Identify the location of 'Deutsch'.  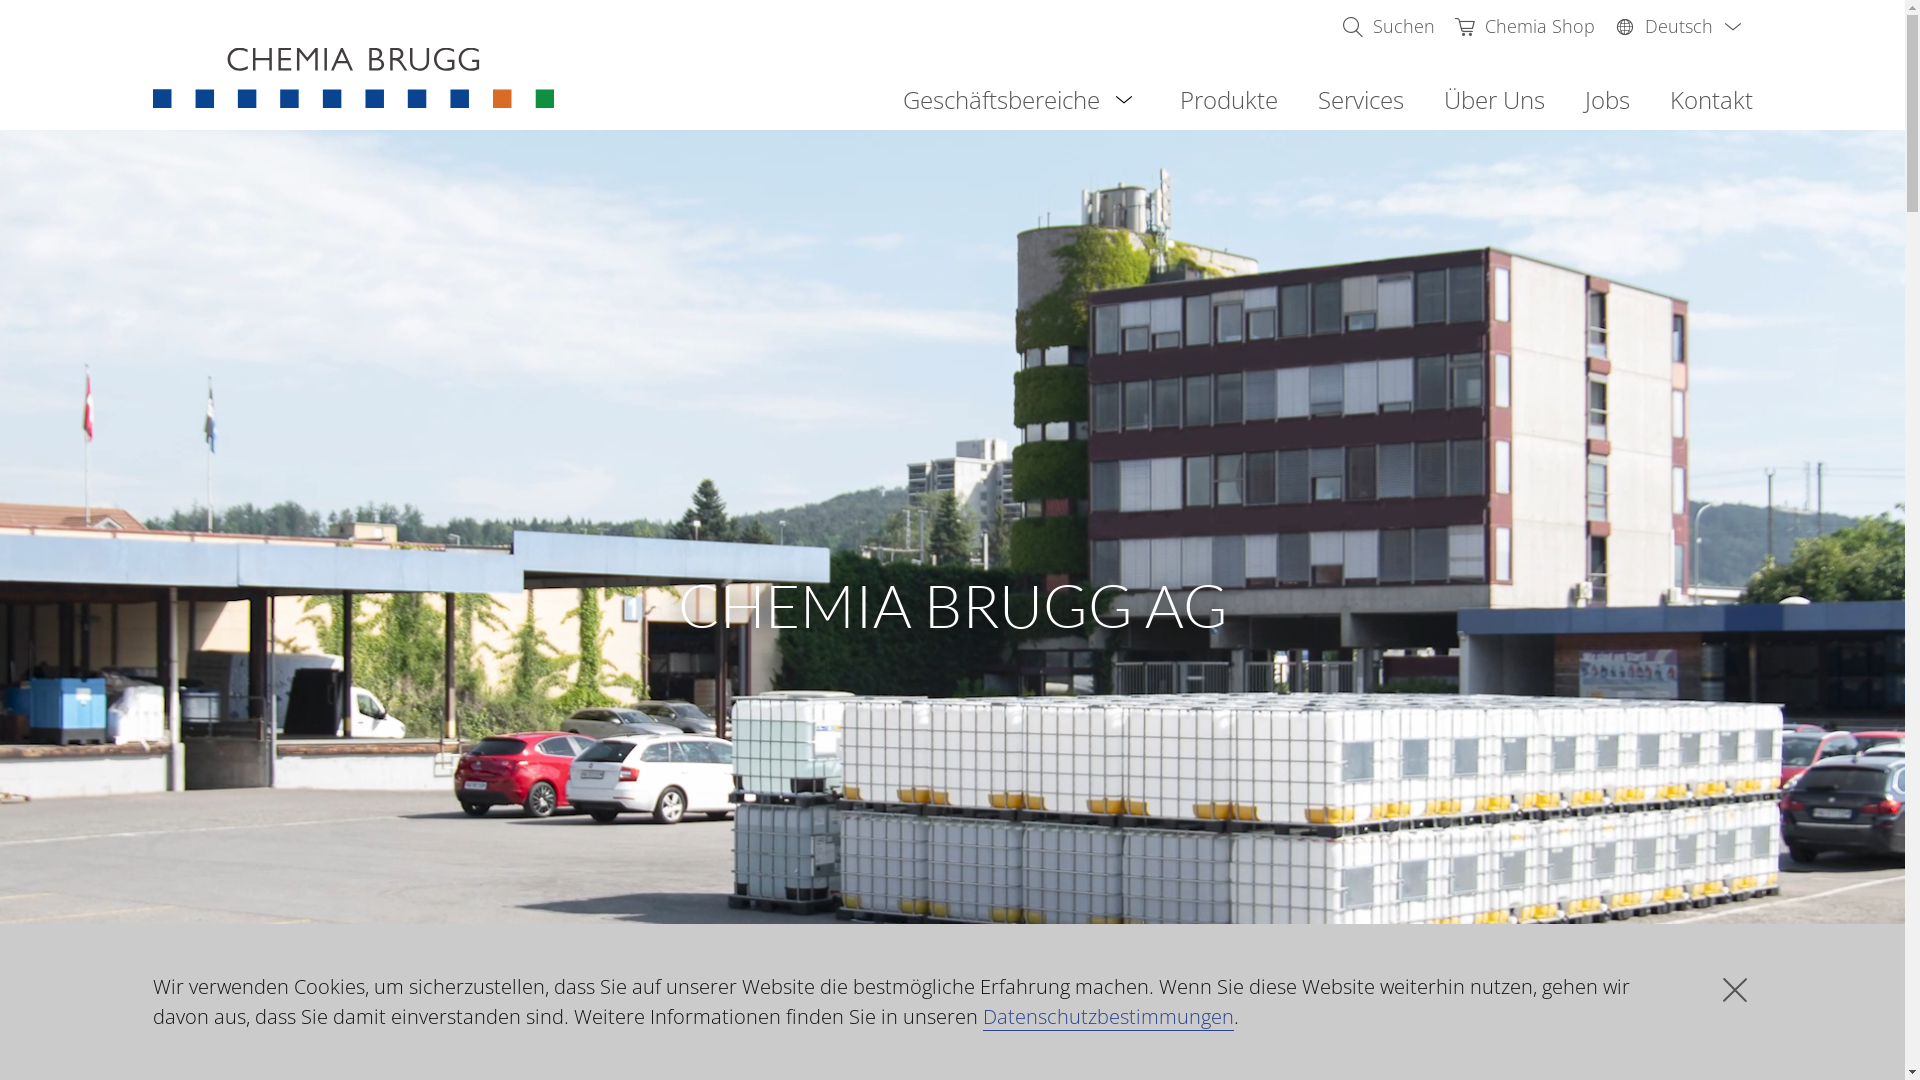
(1682, 27).